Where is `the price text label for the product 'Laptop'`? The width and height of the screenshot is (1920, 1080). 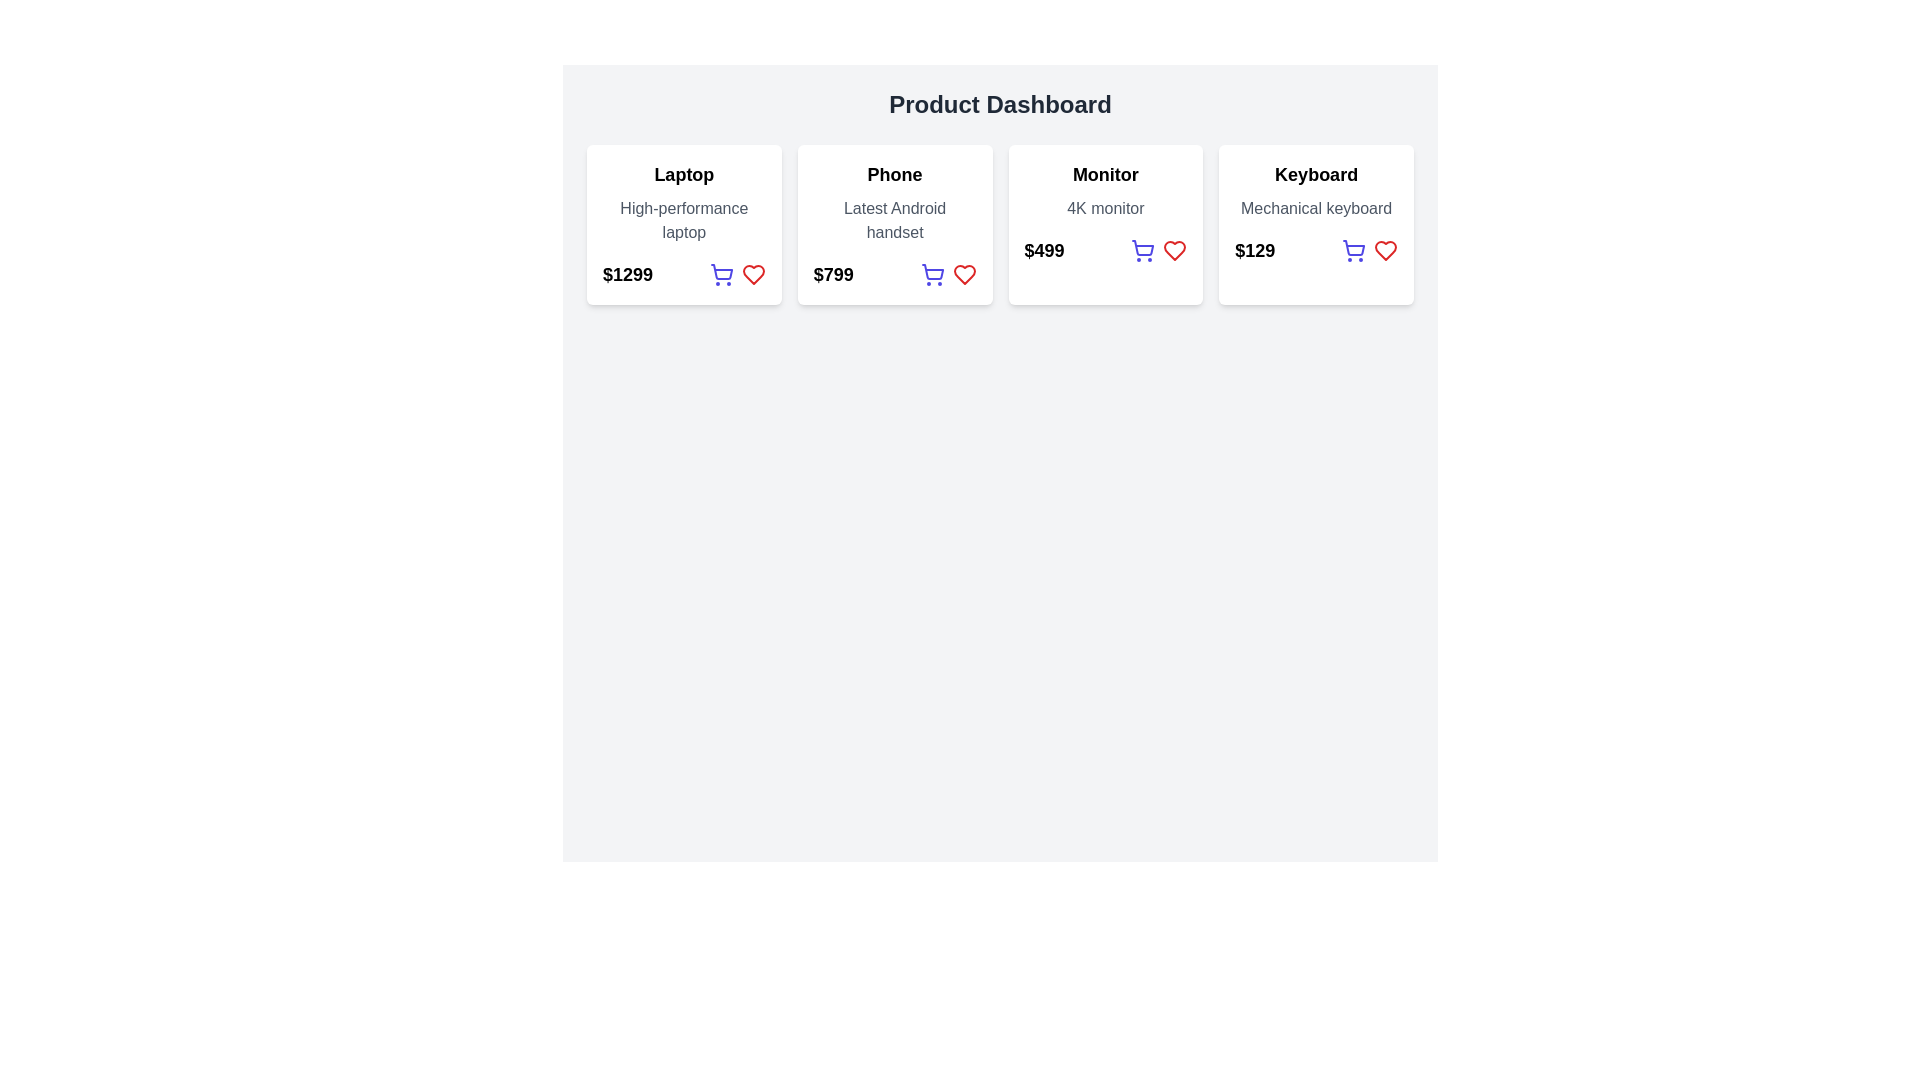 the price text label for the product 'Laptop' is located at coordinates (627, 274).